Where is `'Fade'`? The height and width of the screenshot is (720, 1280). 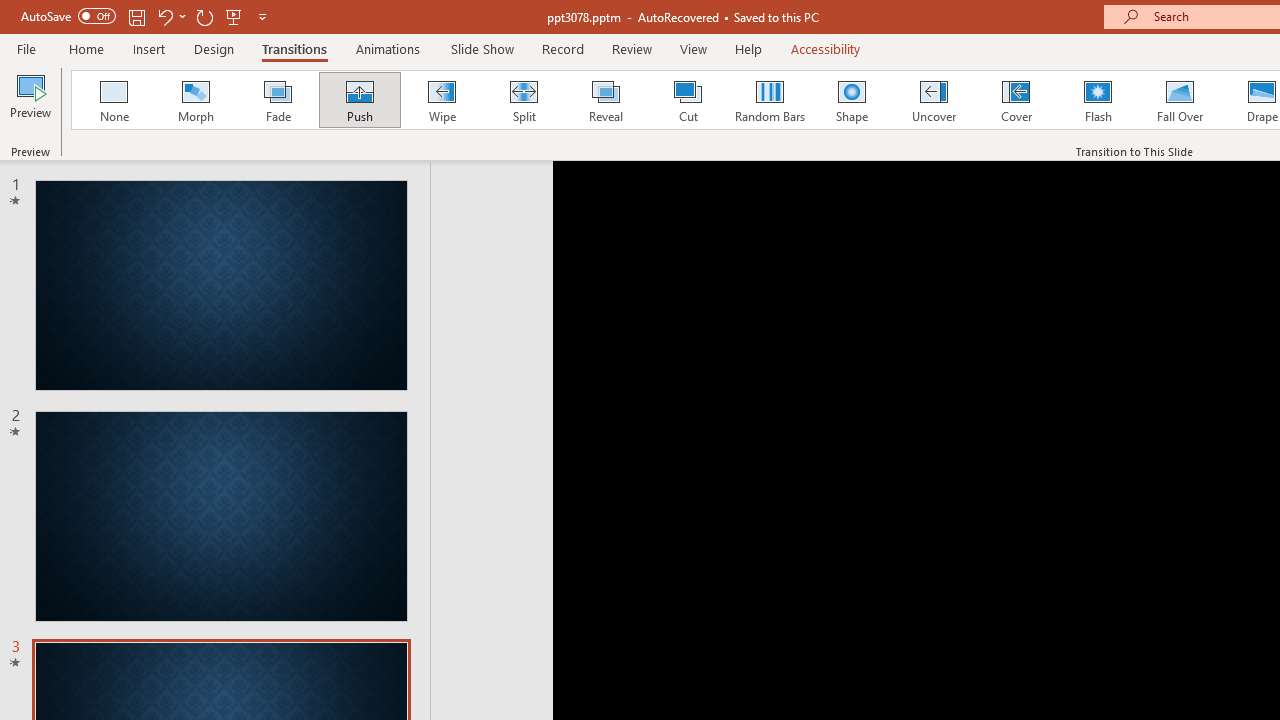 'Fade' is located at coordinates (276, 100).